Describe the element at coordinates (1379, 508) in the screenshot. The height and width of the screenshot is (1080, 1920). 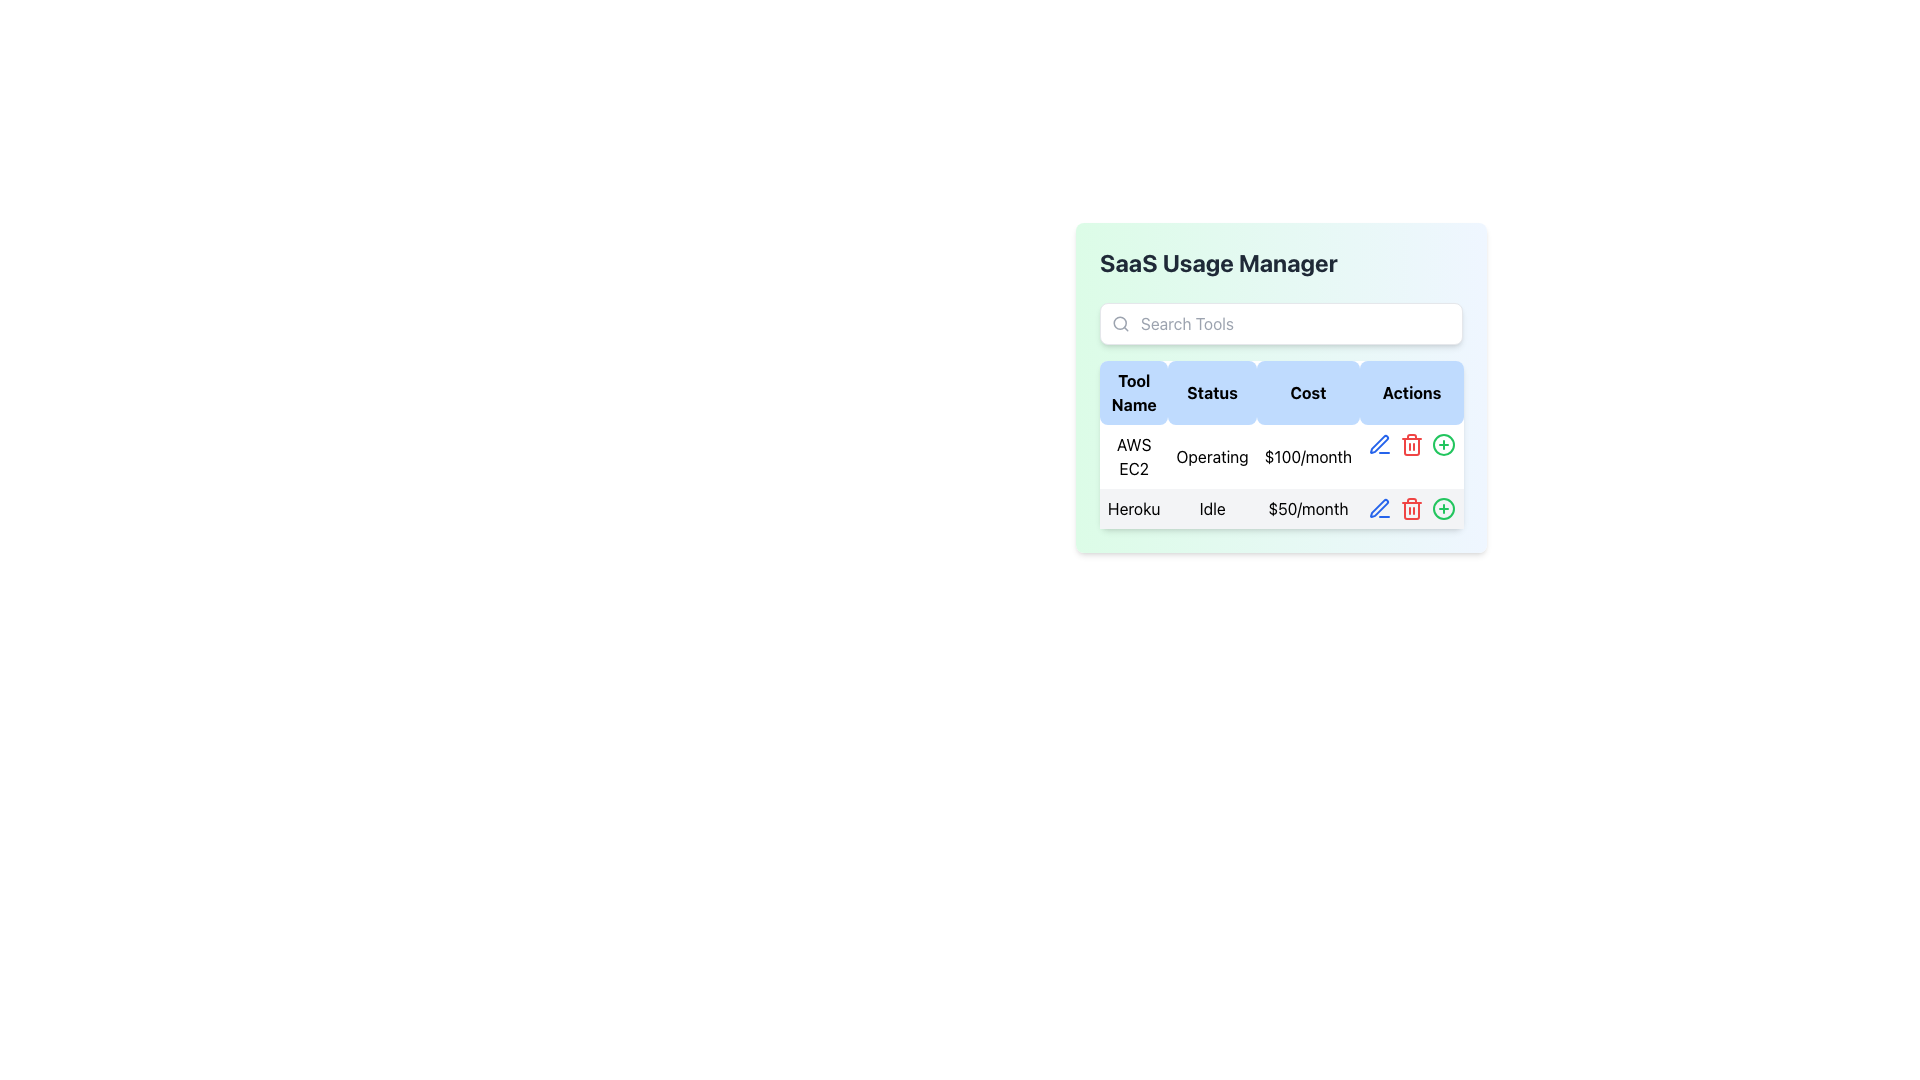
I see `the blue pen-shaped icon button located in the 'Actions' column of the top row in the 'SaaS Usage Manager' interface` at that location.